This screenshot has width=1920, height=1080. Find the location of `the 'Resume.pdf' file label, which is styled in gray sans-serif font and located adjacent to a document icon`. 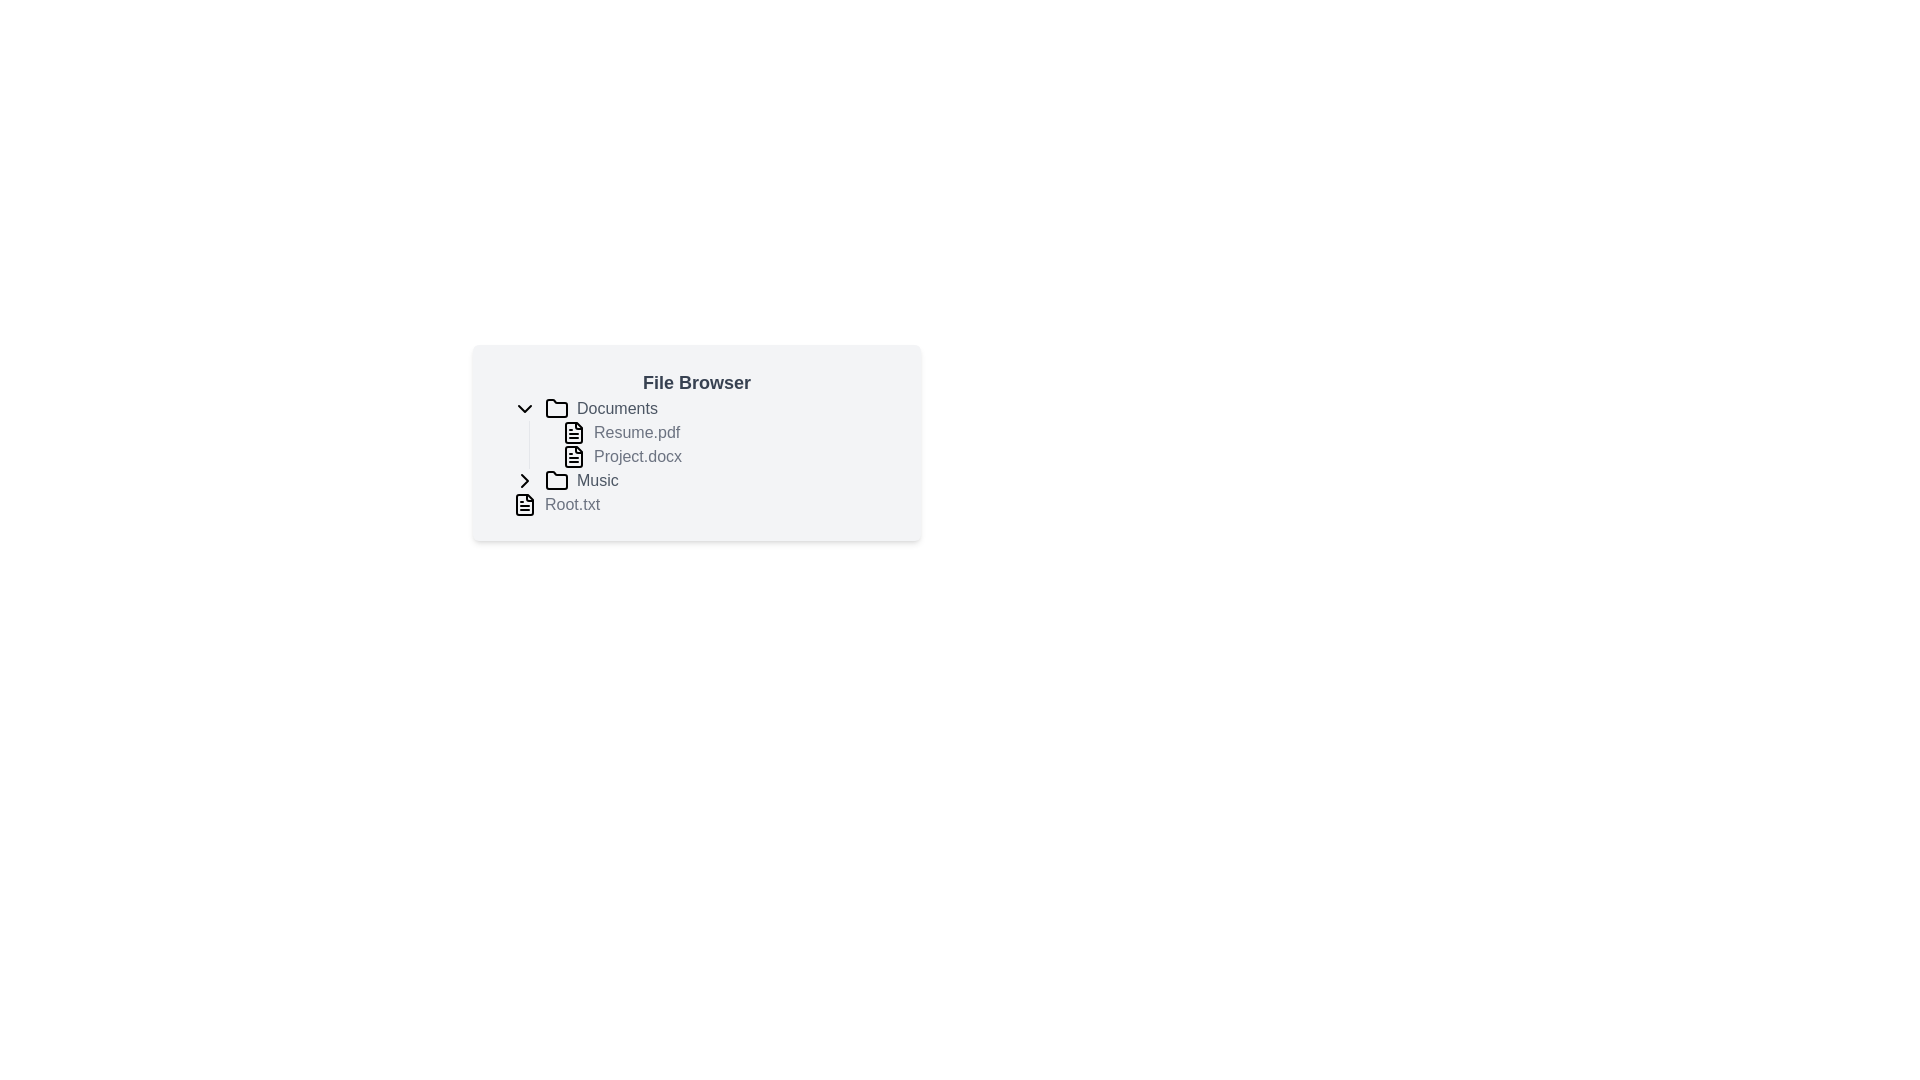

the 'Resume.pdf' file label, which is styled in gray sans-serif font and located adjacent to a document icon is located at coordinates (620, 431).